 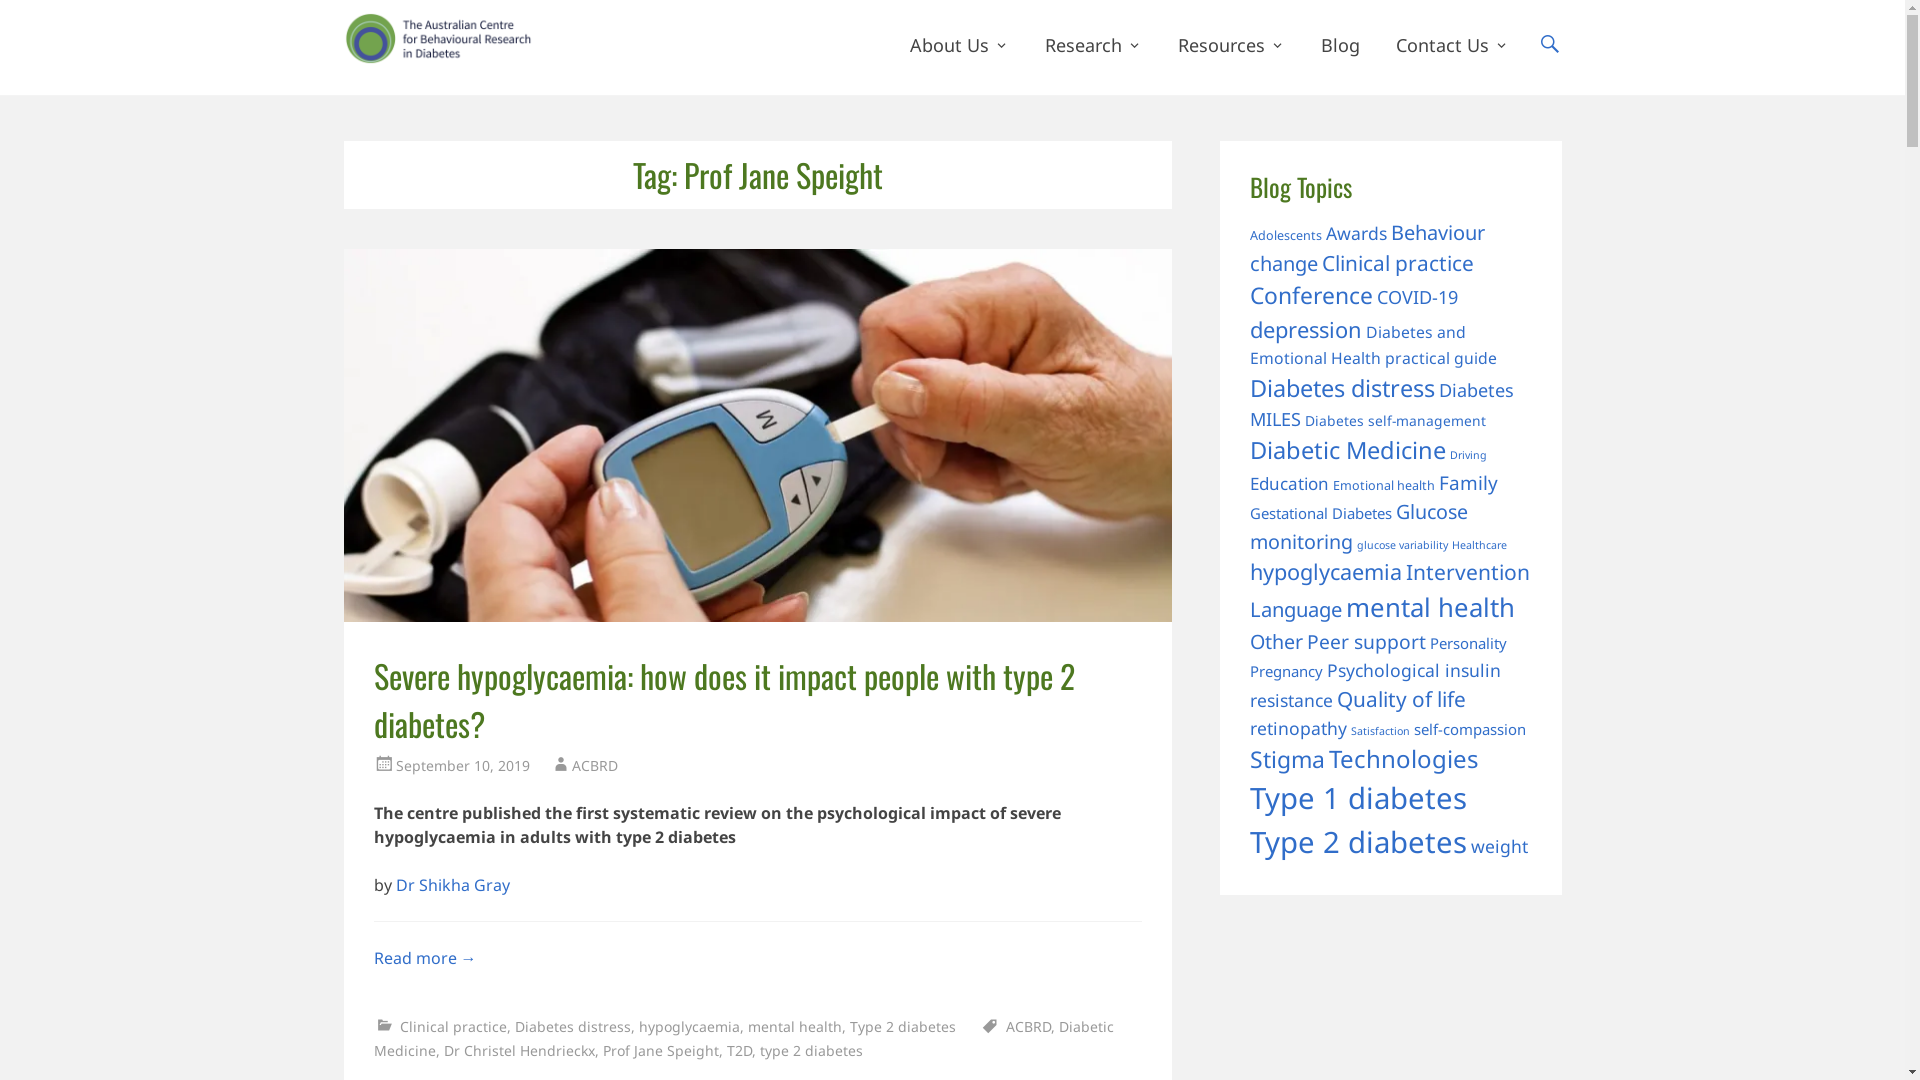 What do you see at coordinates (1339, 45) in the screenshot?
I see `'Blog'` at bounding box center [1339, 45].